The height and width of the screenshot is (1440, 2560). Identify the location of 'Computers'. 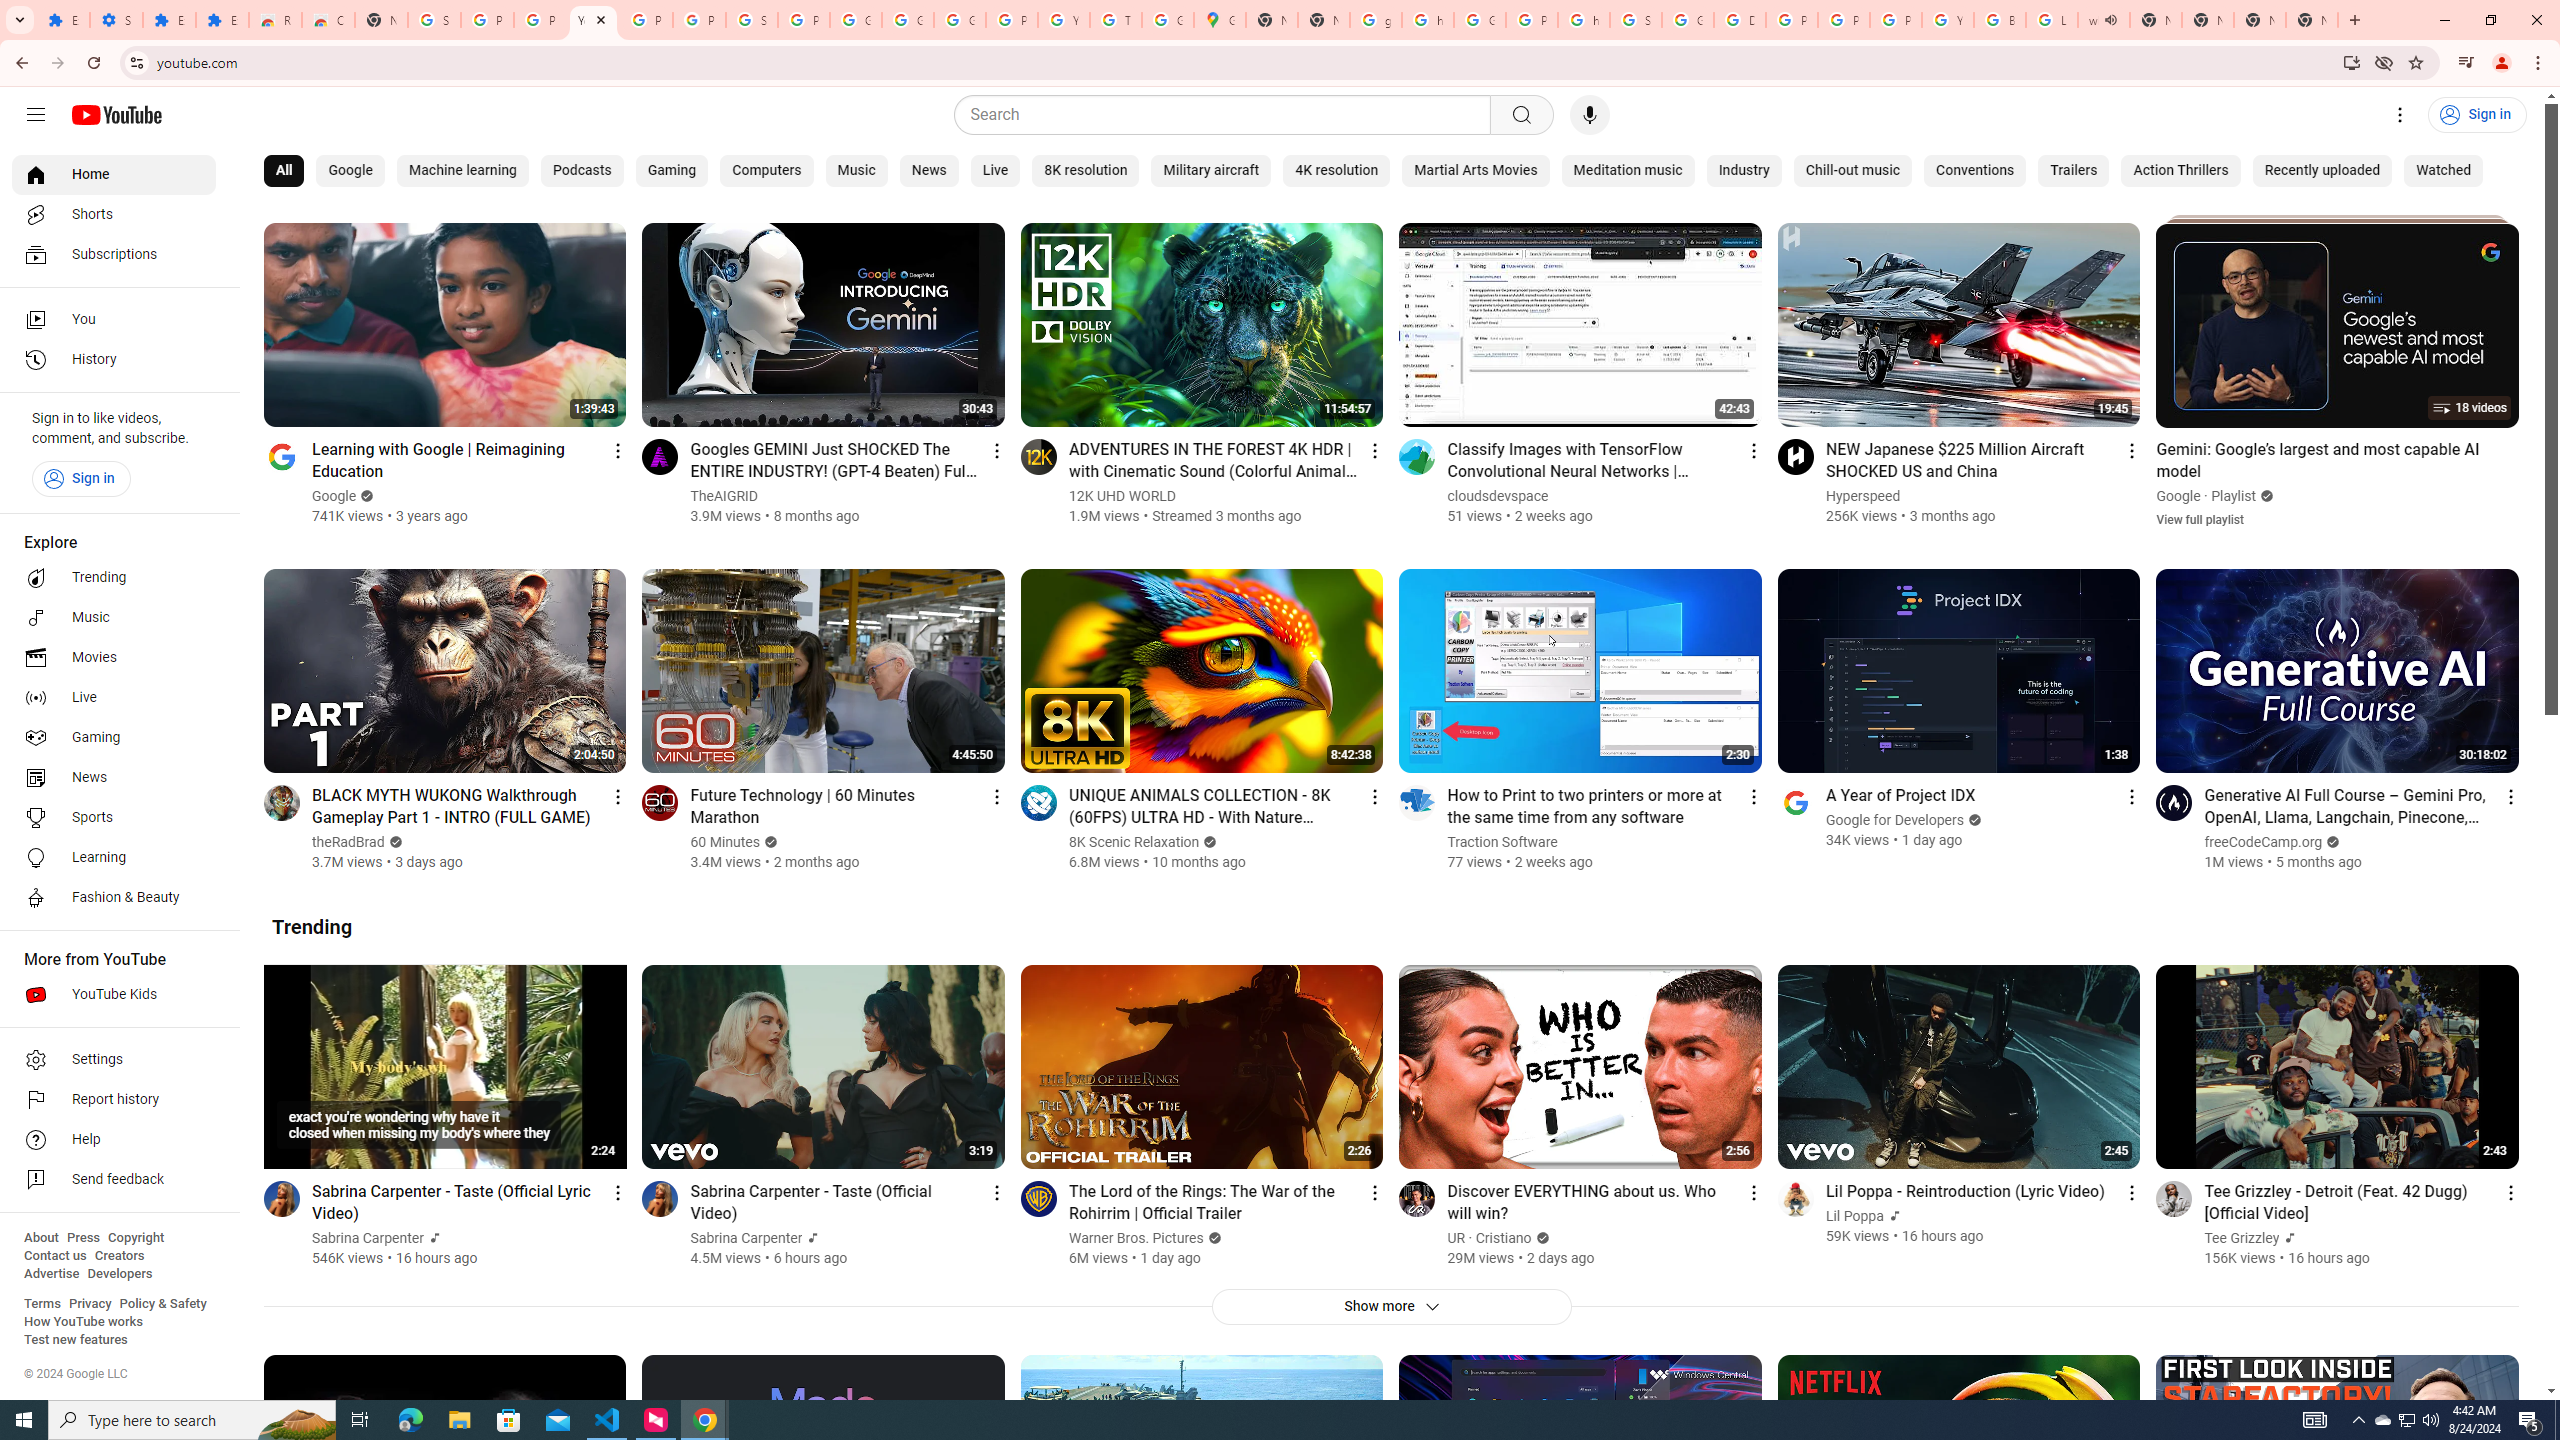
(766, 171).